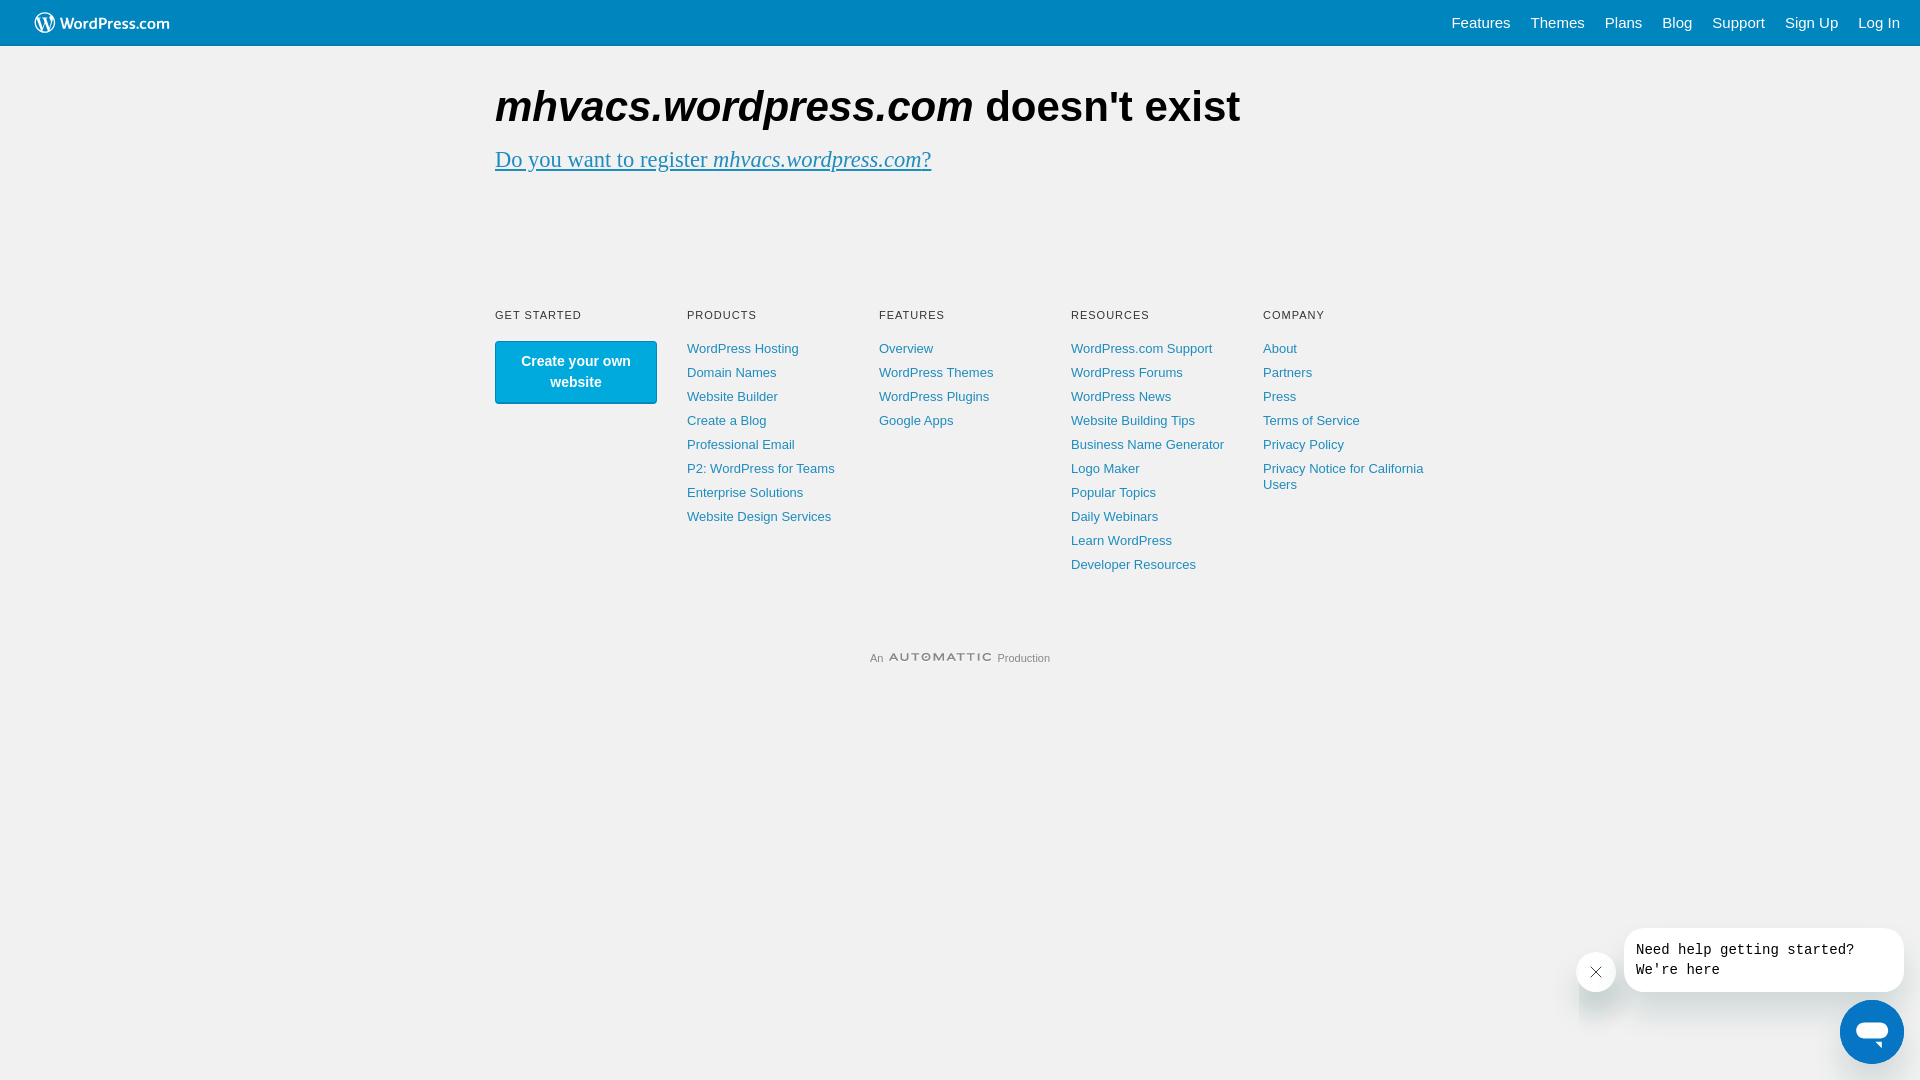  What do you see at coordinates (743, 492) in the screenshot?
I see `'Enterprise Solutions'` at bounding box center [743, 492].